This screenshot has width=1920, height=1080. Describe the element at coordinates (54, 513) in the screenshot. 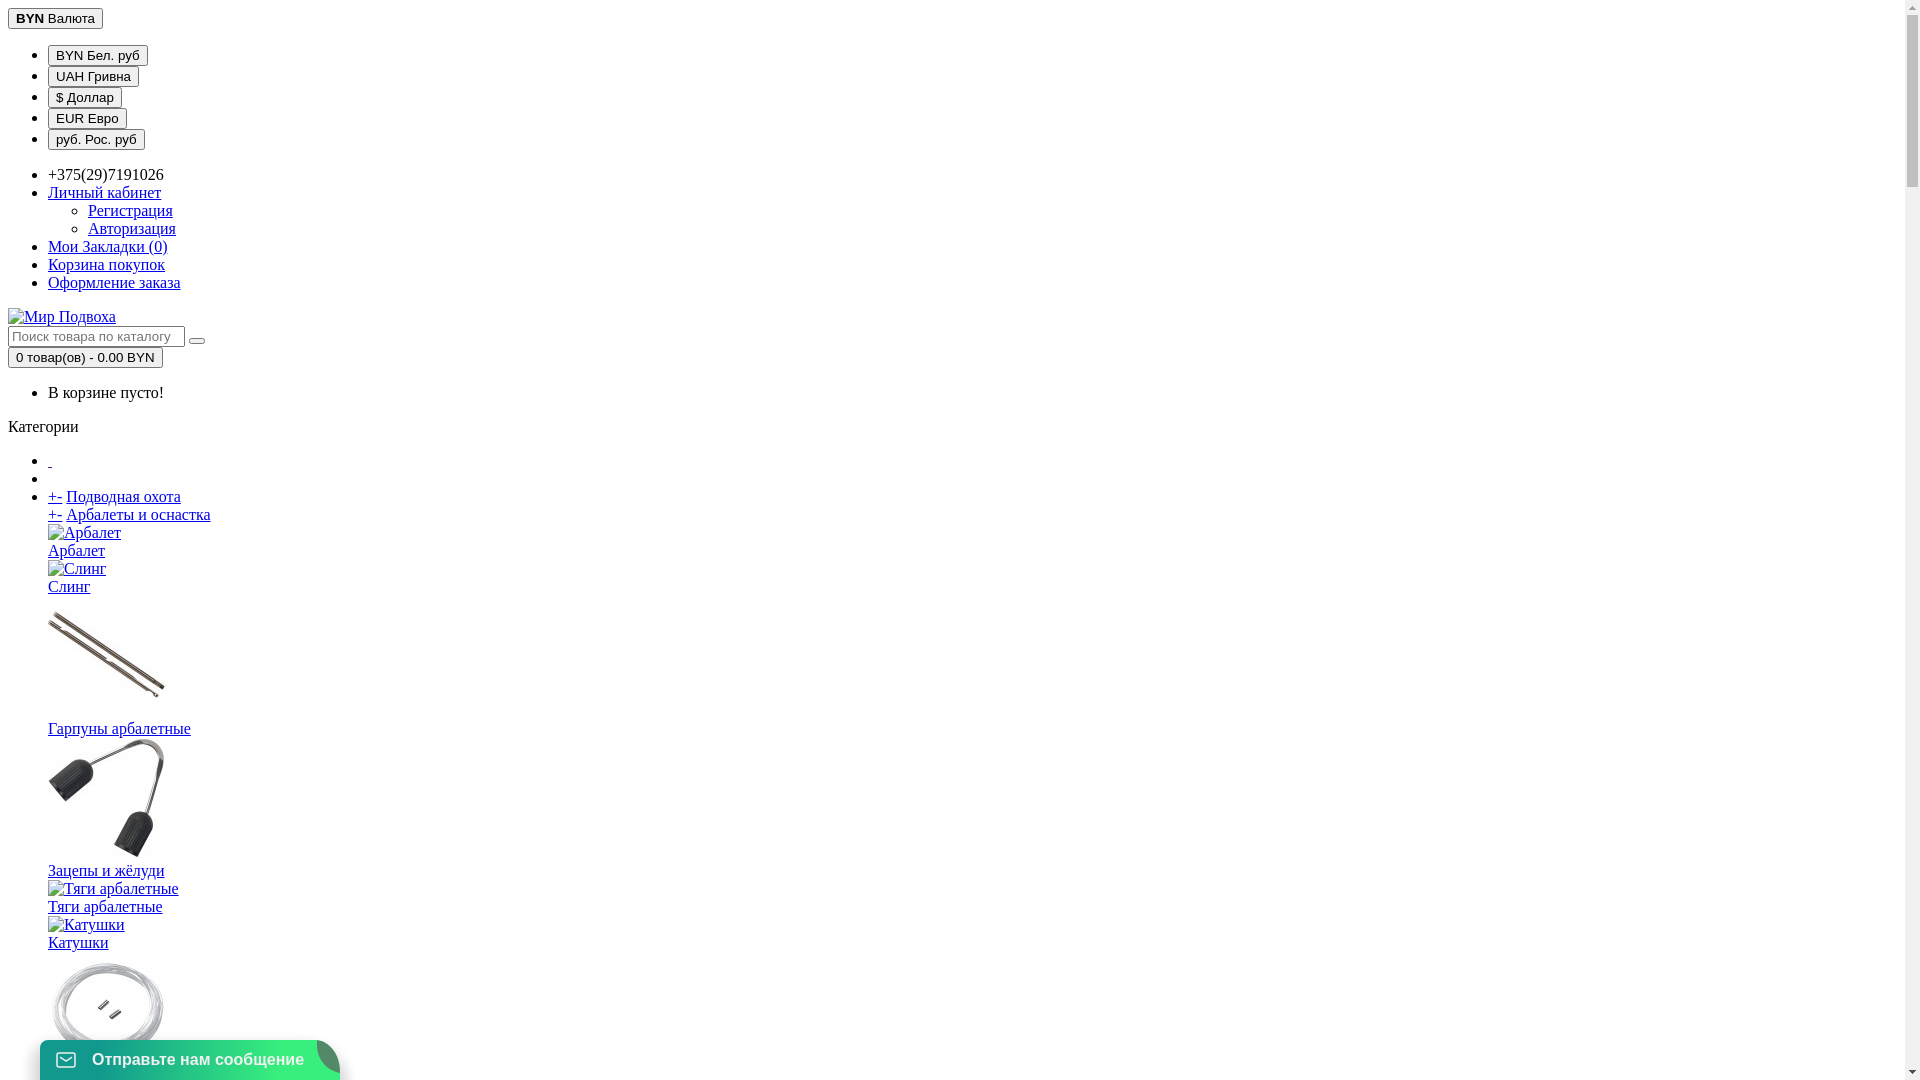

I see `'+-'` at that location.